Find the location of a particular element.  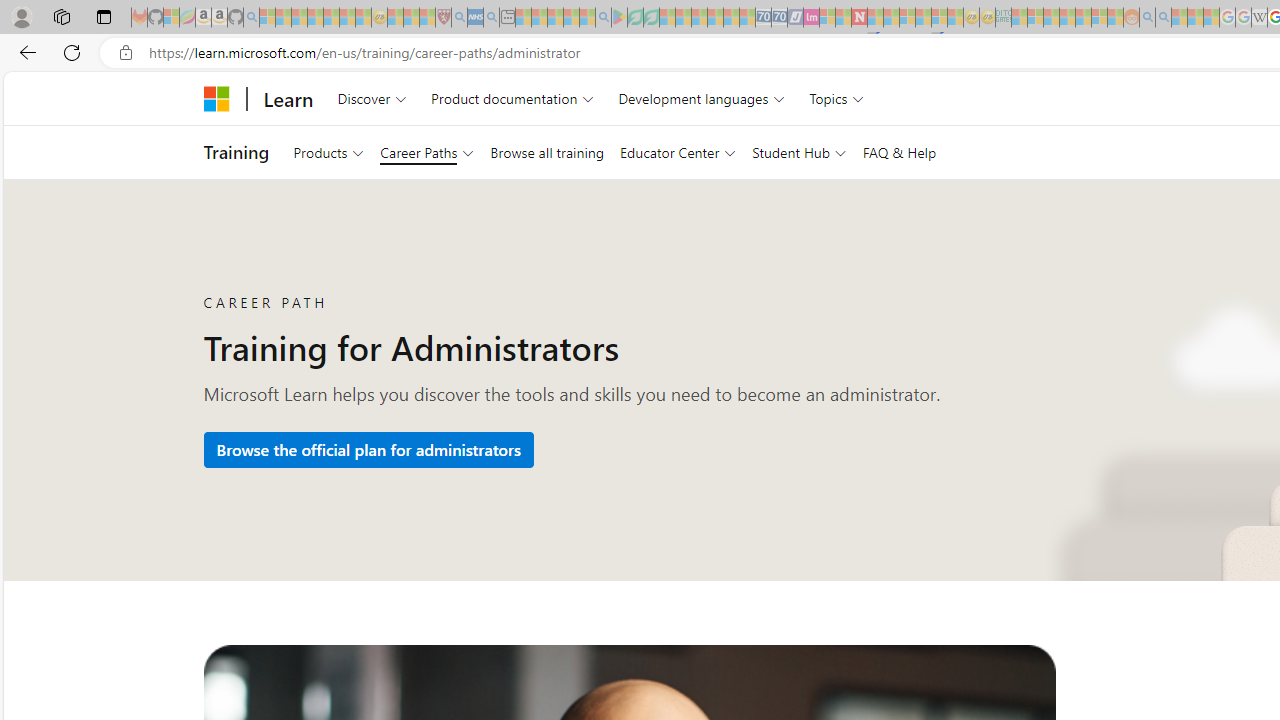

'Product documentation' is located at coordinates (512, 98).